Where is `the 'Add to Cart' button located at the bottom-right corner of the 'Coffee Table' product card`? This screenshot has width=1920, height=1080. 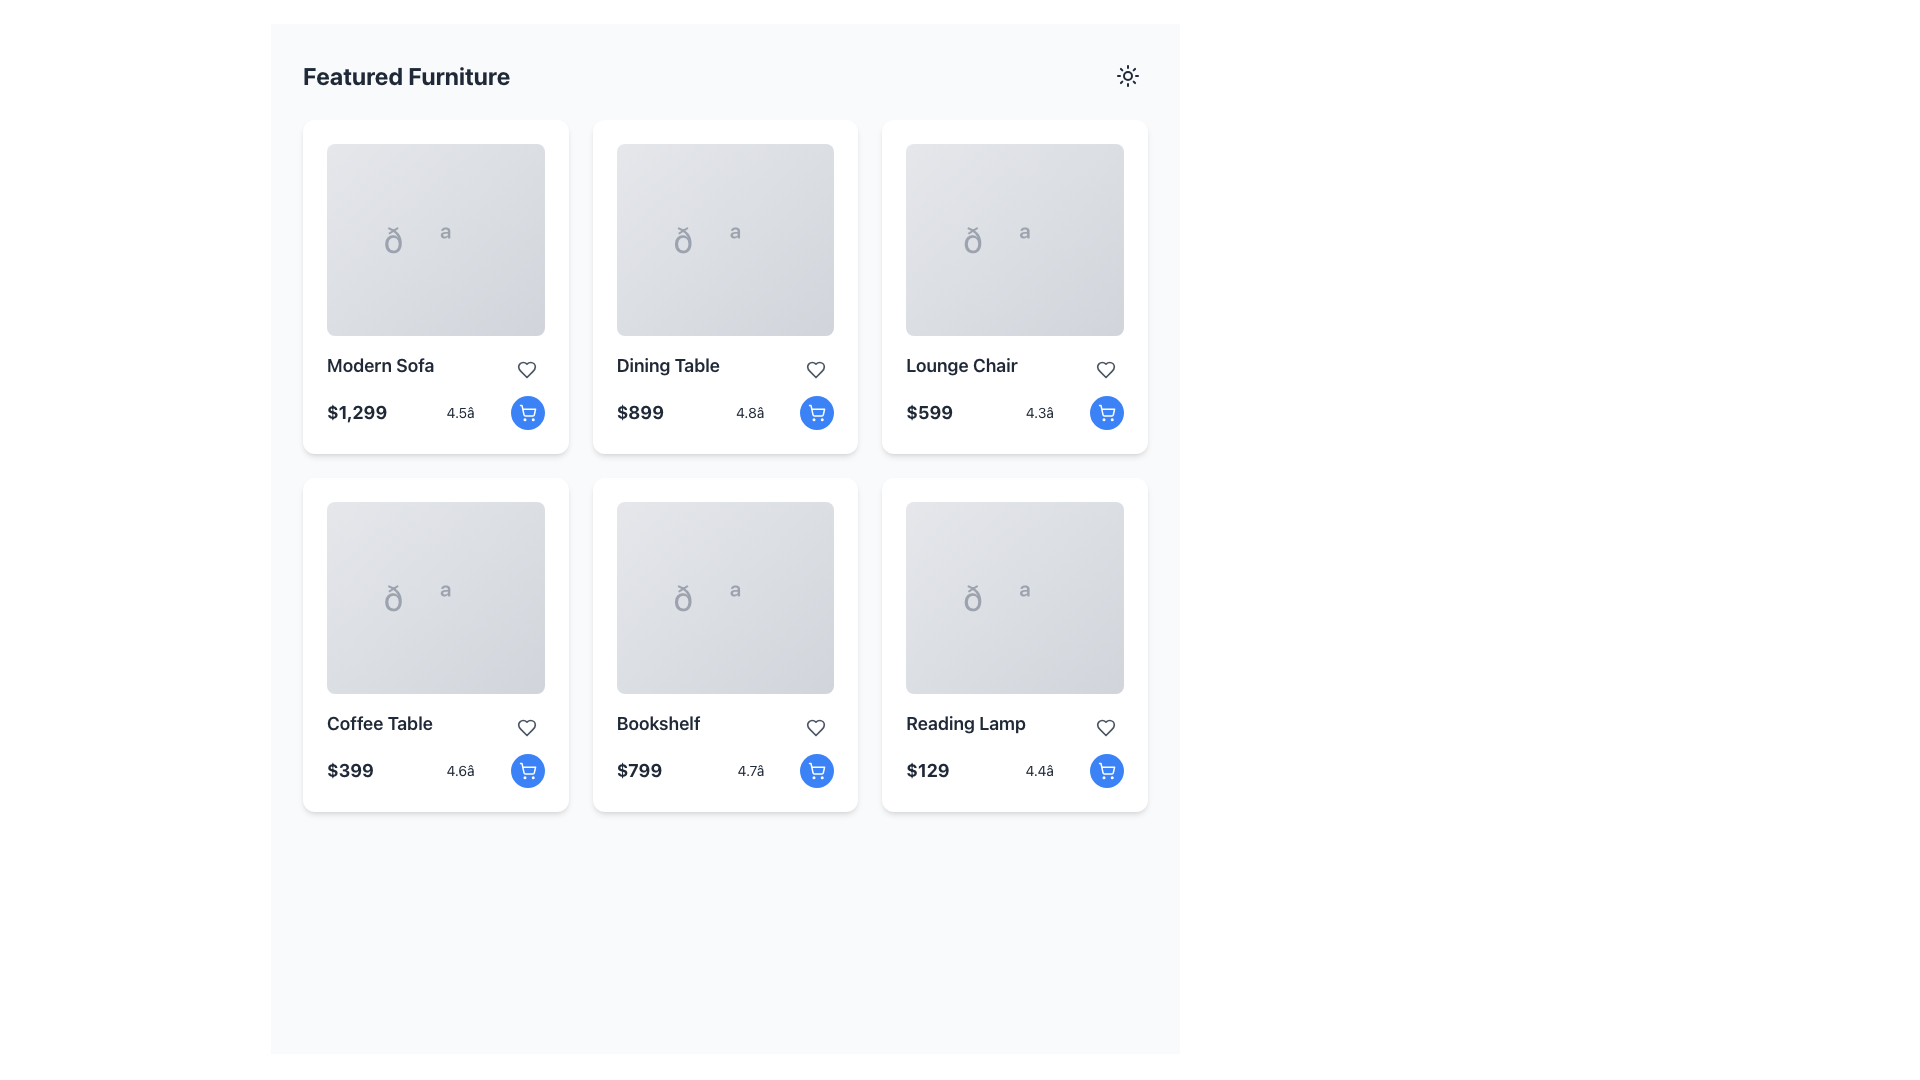
the 'Add to Cart' button located at the bottom-right corner of the 'Coffee Table' product card is located at coordinates (527, 770).